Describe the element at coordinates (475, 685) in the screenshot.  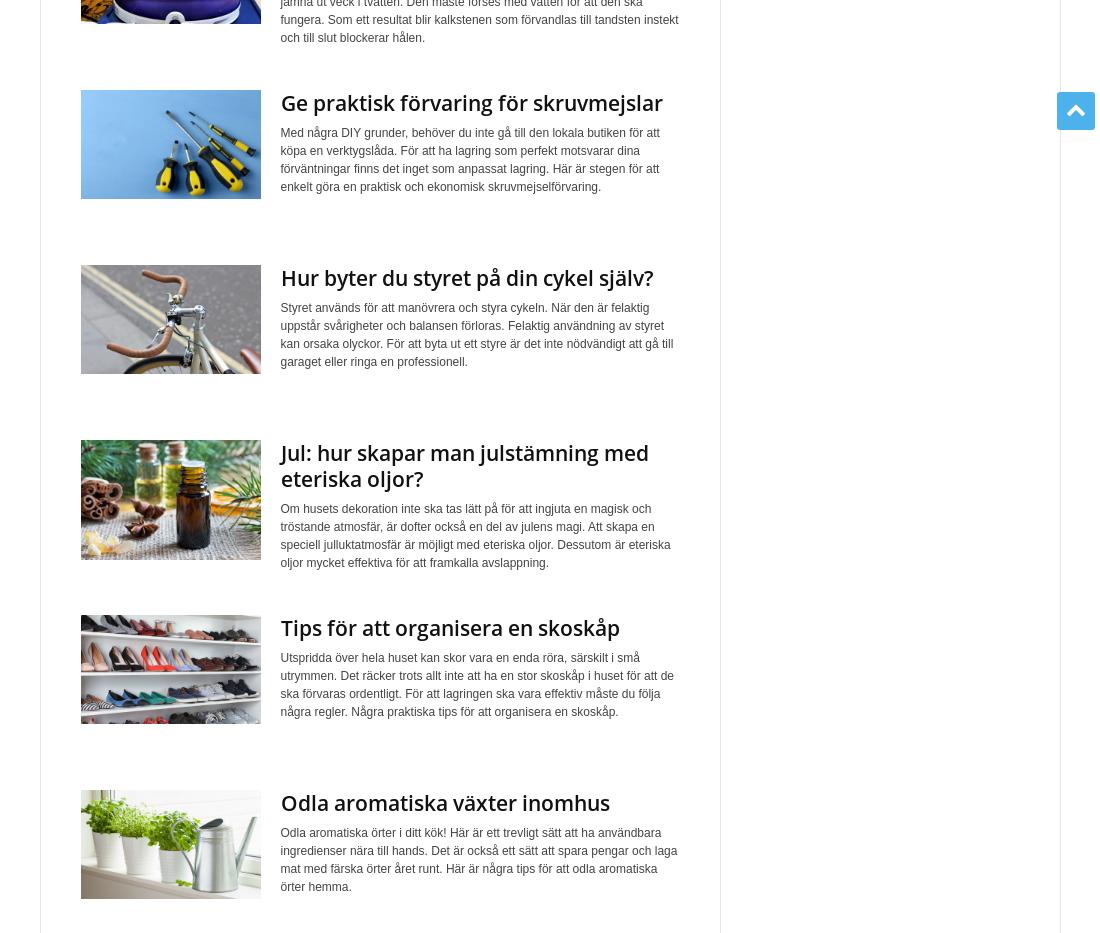
I see `'Utspridda över hela huset kan skor vara en enda röra, särskilt i små utrymmen. Det räcker trots allt inte att ha en stor skoskåp i huset för att de ska förvaras ordentligt. För att lagringen ska vara effektiv måste du följa några regler. Några praktiska tips för att organisera en skoskåp.'` at that location.